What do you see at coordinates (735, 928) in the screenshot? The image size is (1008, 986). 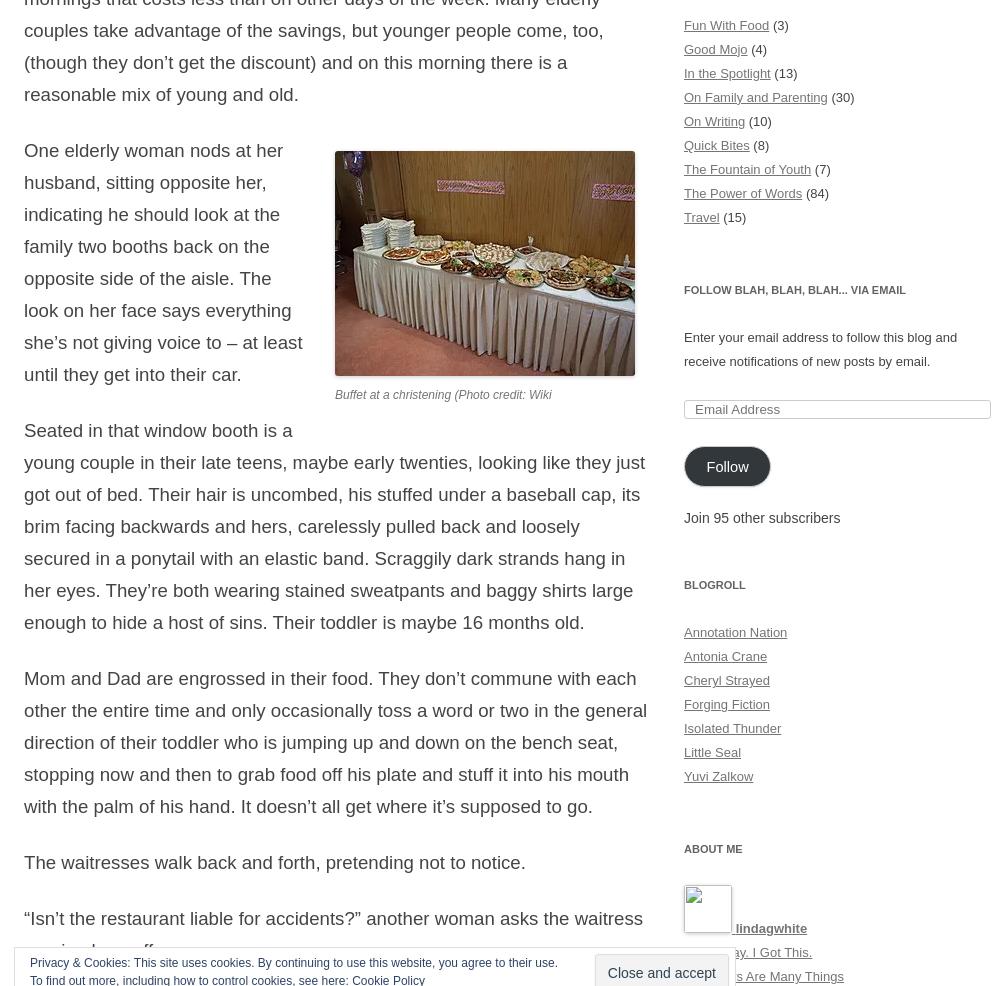 I see `'lindagwhite'` at bounding box center [735, 928].